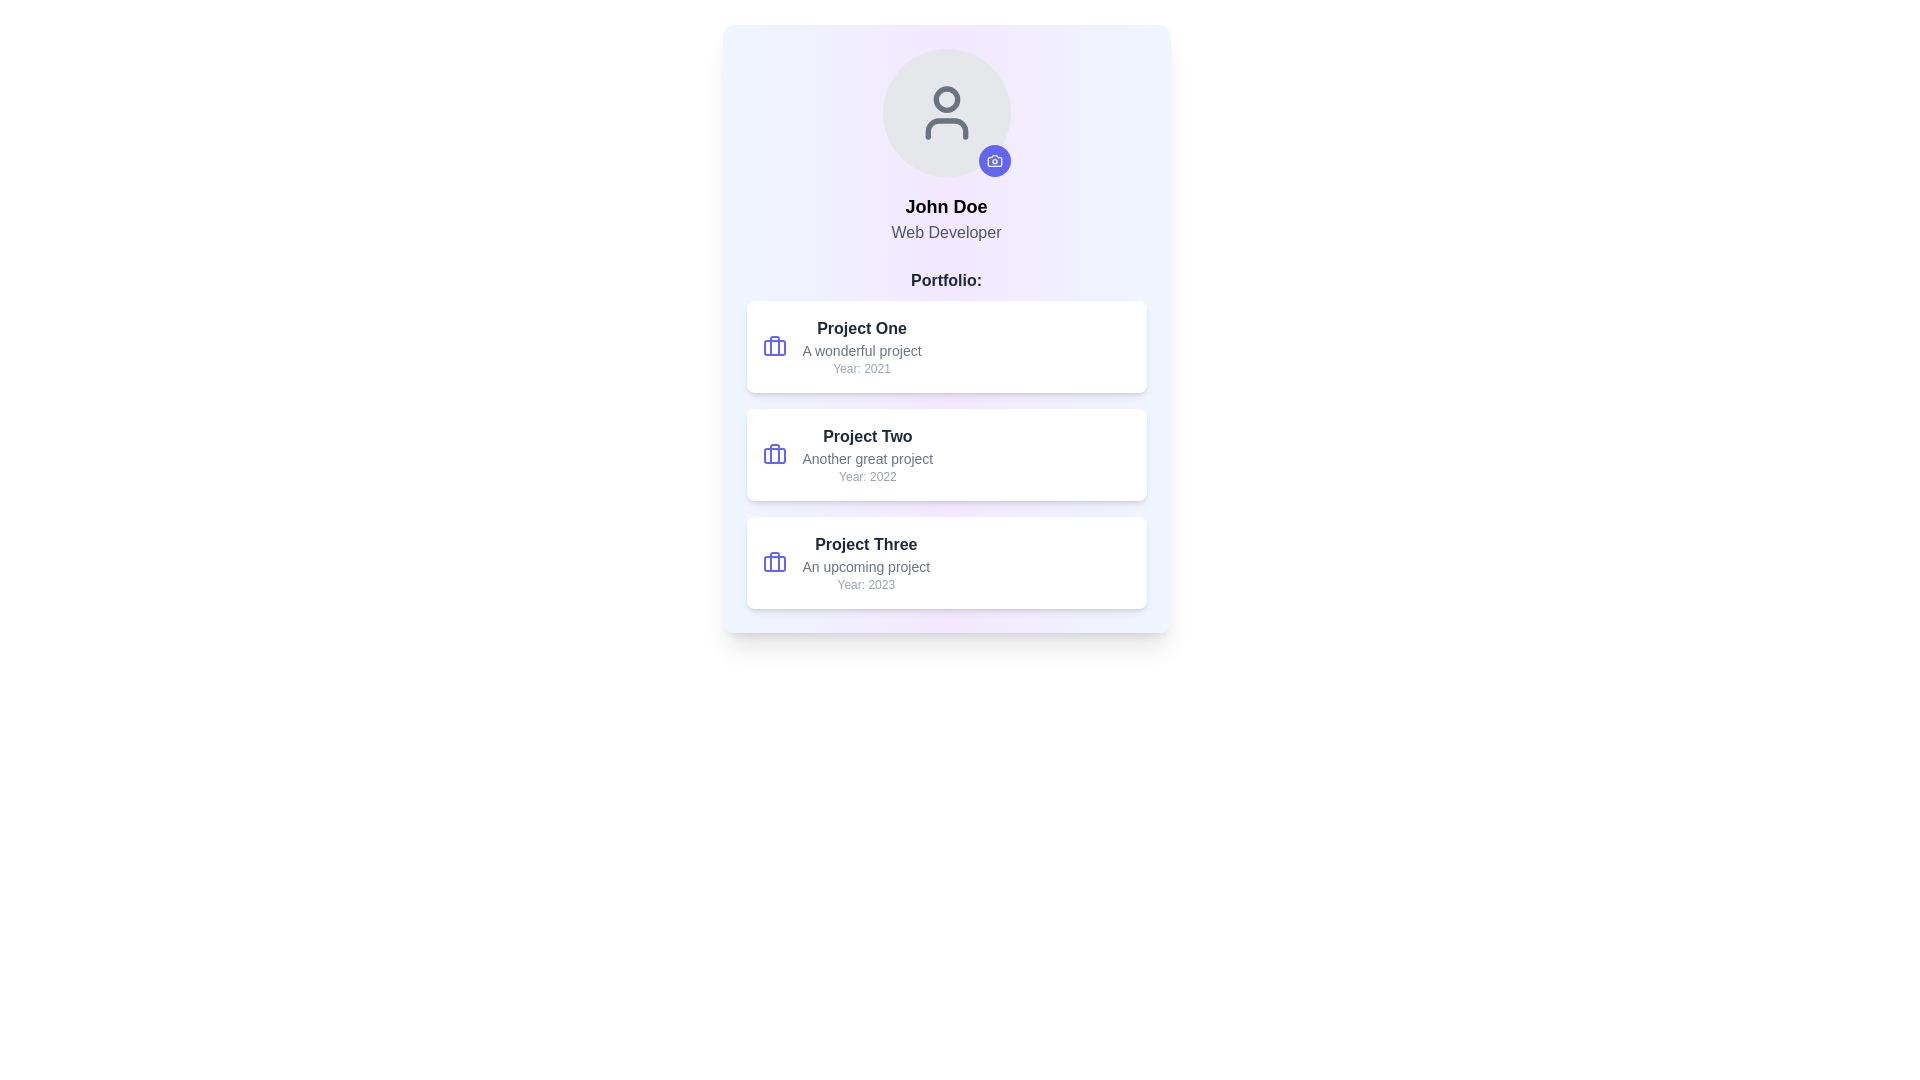  Describe the element at coordinates (862, 350) in the screenshot. I see `the text label displaying 'A wonderful project', which is styled in small gray font and positioned below the title 'Project One' in a card layout` at that location.